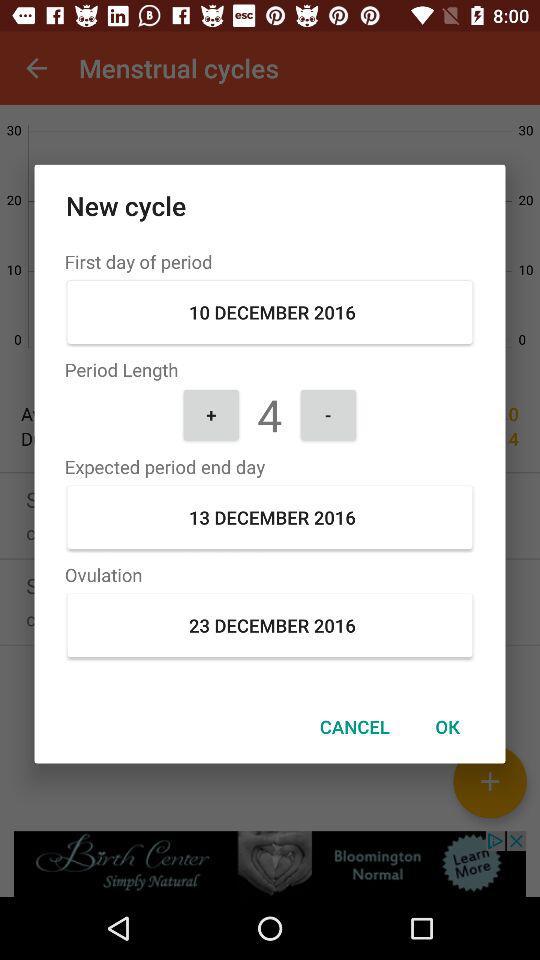 This screenshot has width=540, height=960. I want to click on - icon, so click(328, 413).